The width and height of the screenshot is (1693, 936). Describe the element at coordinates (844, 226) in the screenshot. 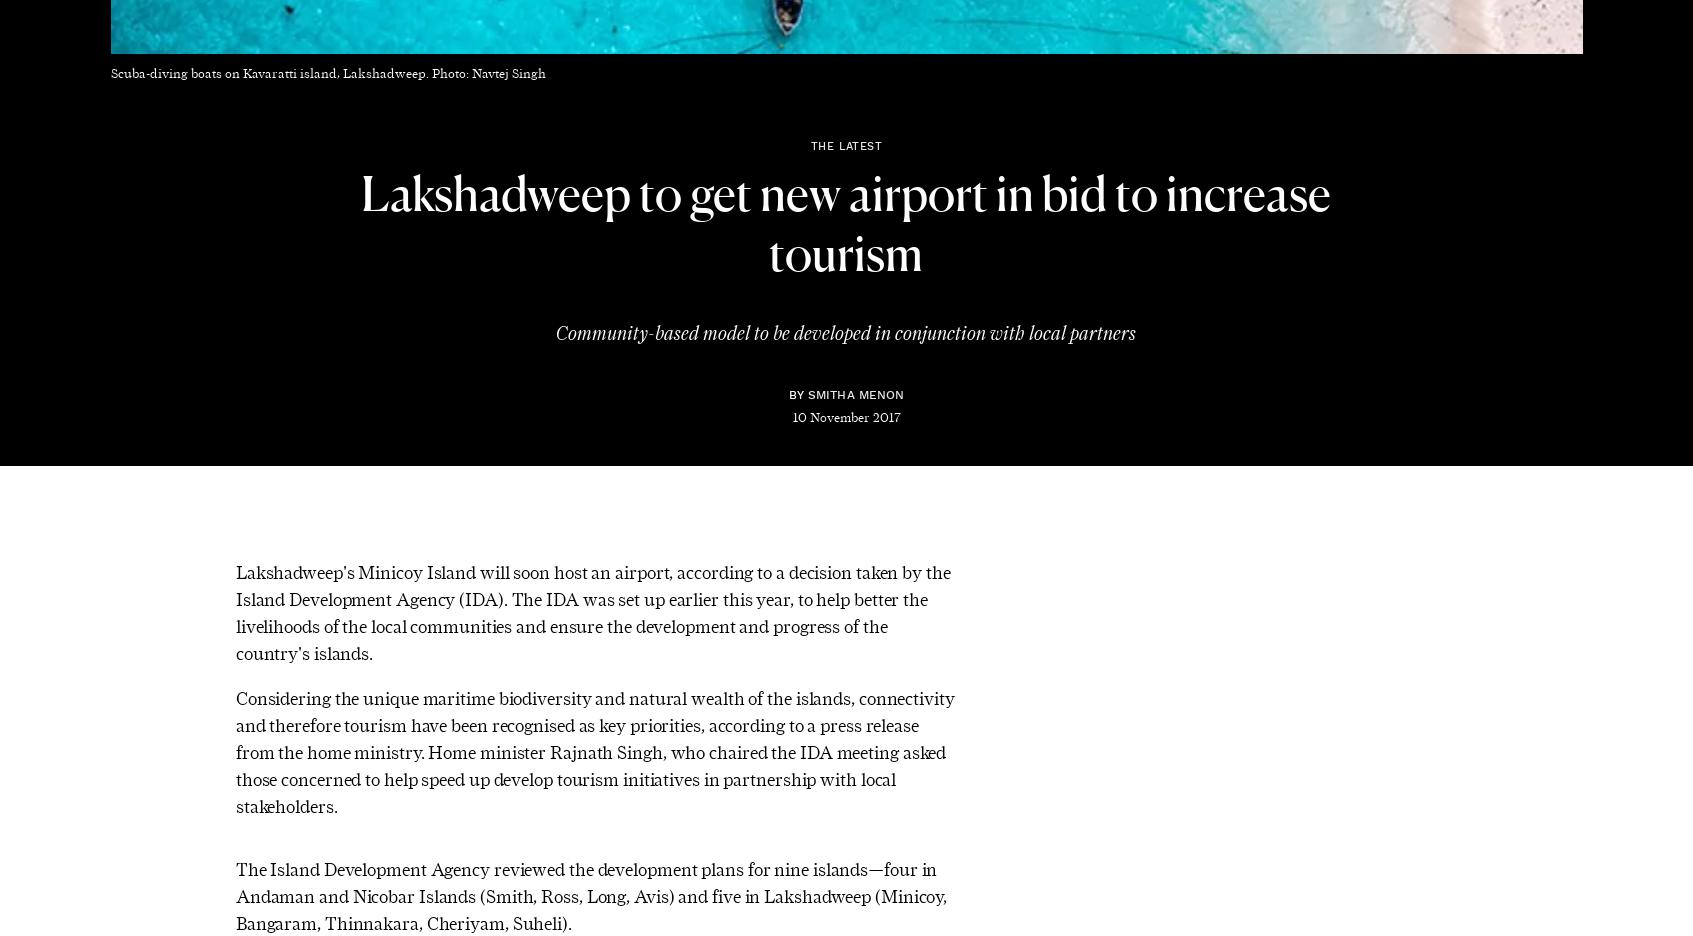

I see `'Lakshadweep to get new airport in bid to increase tourism'` at that location.